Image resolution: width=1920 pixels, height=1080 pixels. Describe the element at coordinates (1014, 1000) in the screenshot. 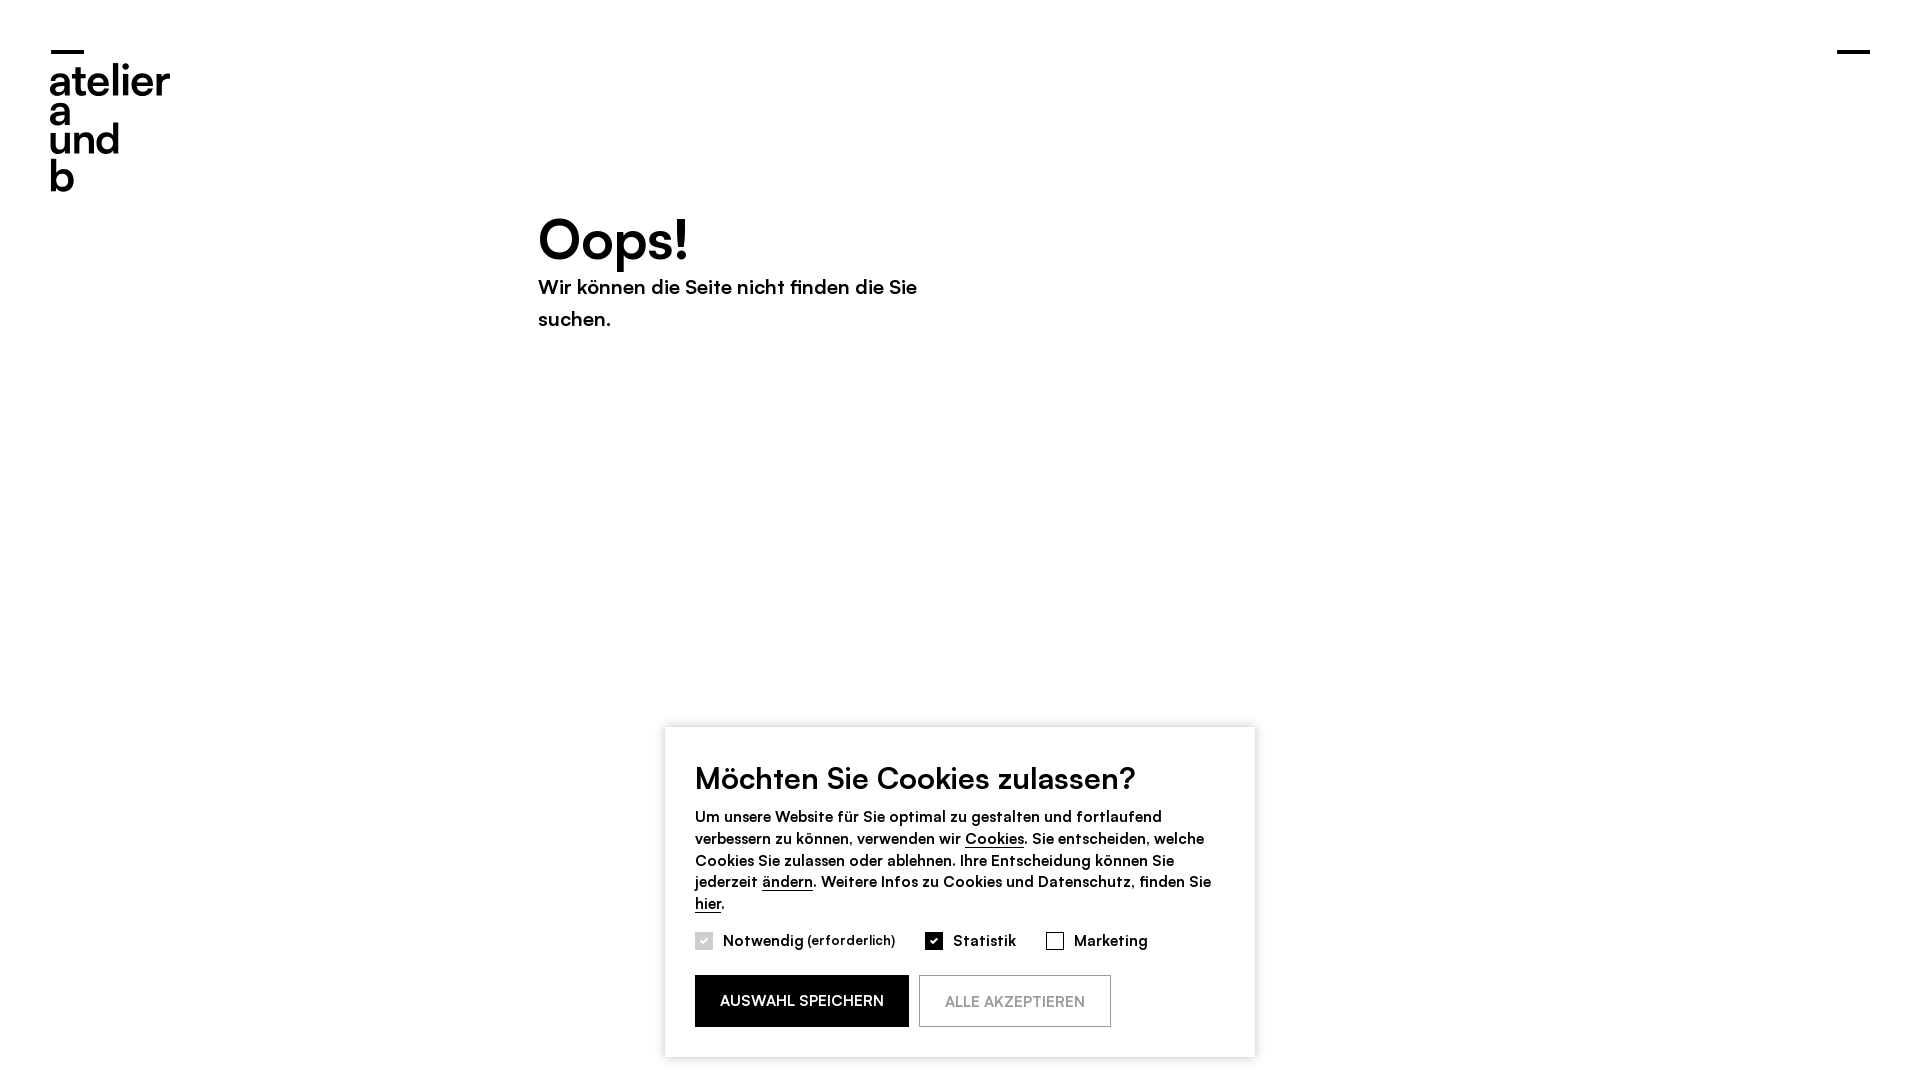

I see `'ALLE AKZEPTIEREN'` at that location.